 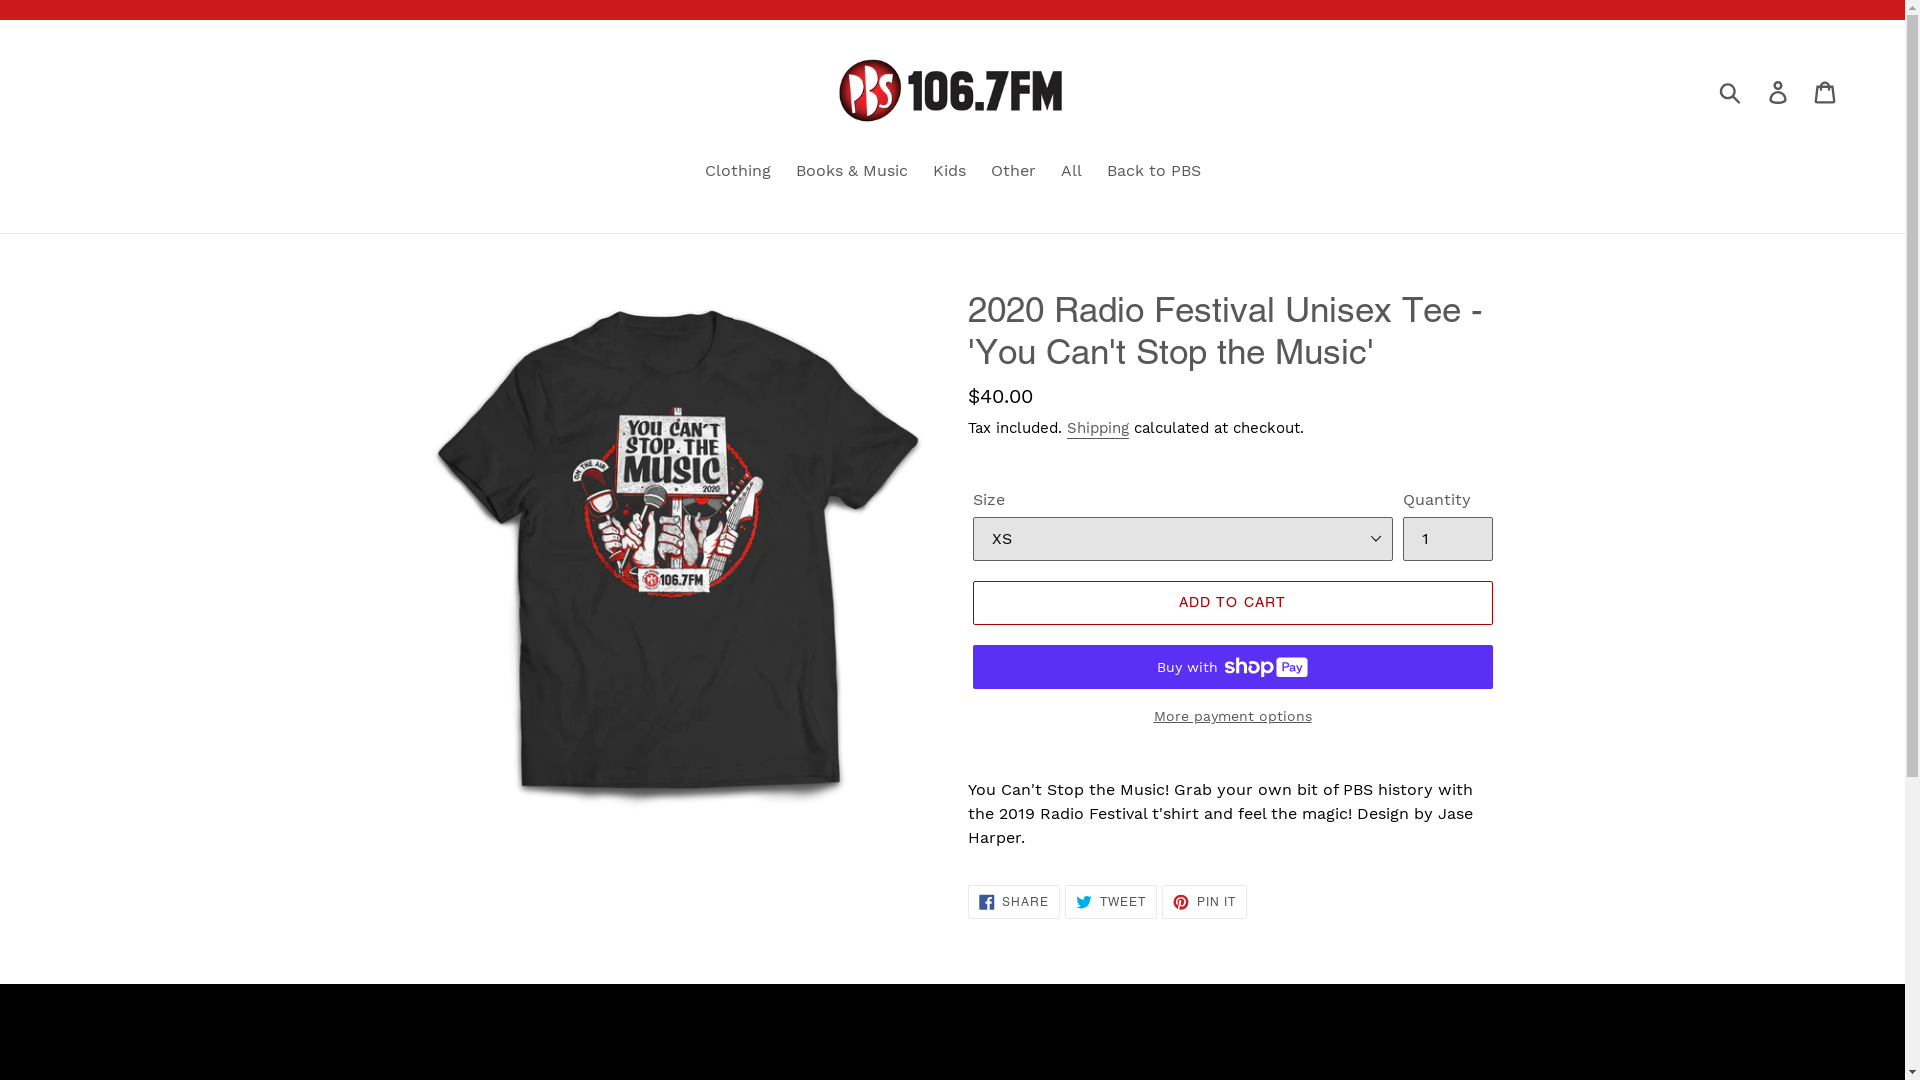 What do you see at coordinates (1231, 715) in the screenshot?
I see `'More payment options'` at bounding box center [1231, 715].